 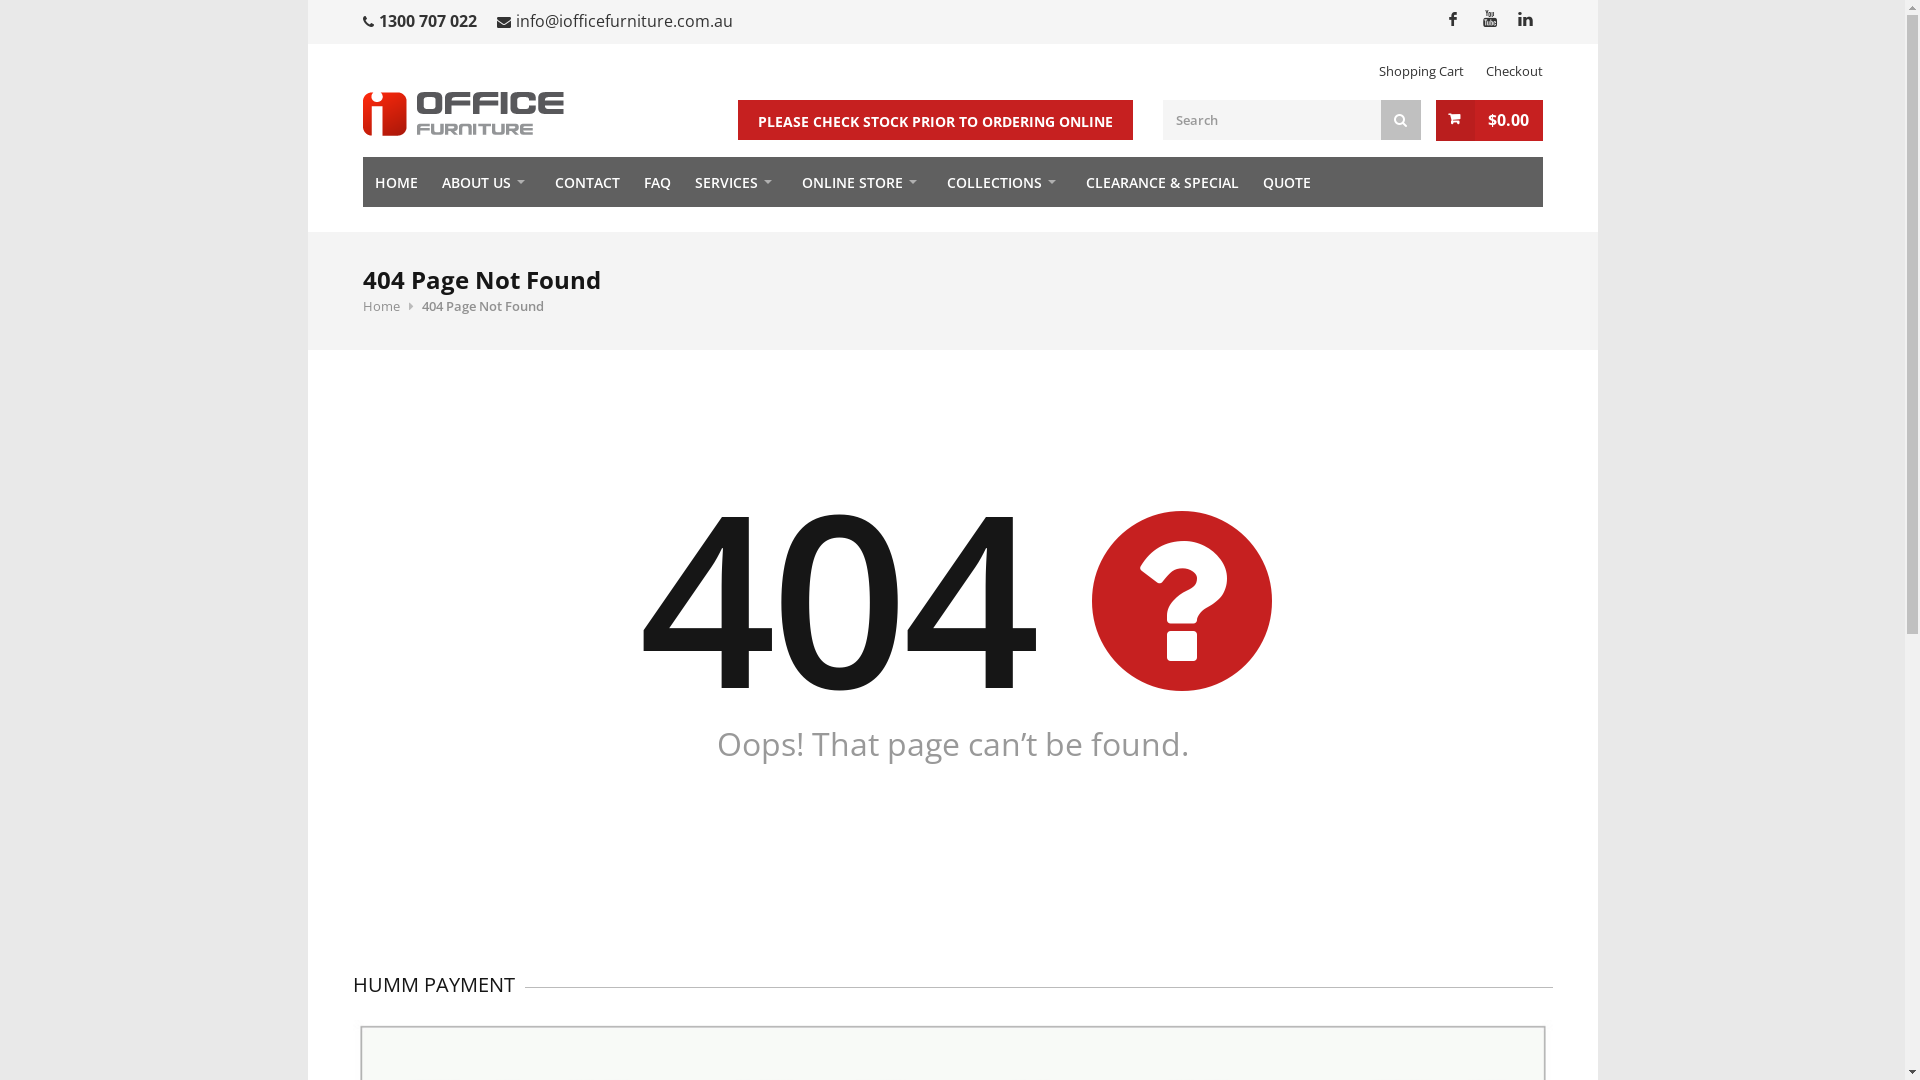 What do you see at coordinates (1451, 18) in the screenshot?
I see `'Facebook'` at bounding box center [1451, 18].